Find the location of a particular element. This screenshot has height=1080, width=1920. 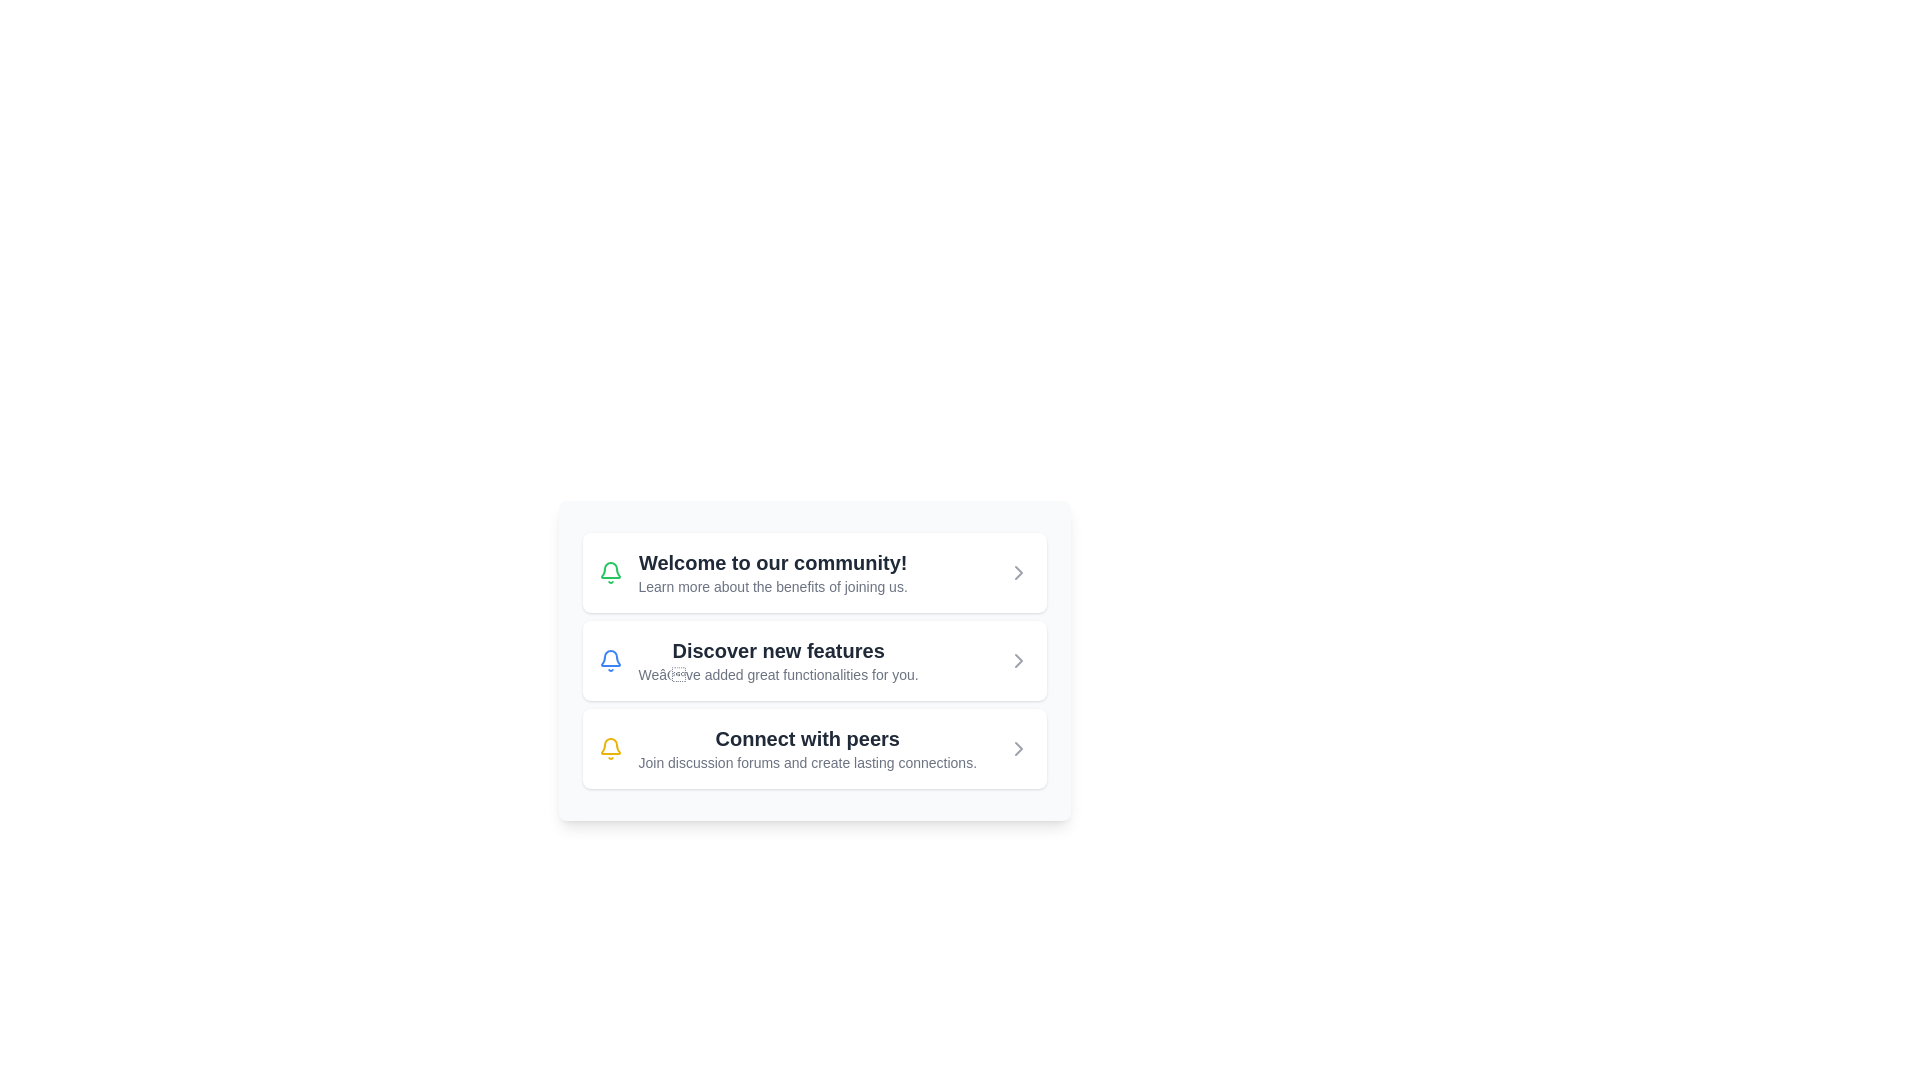

introductory welcome message text element, which is located at the topmost section of a vertically stacked group of items, slightly to the right of an icon is located at coordinates (772, 563).